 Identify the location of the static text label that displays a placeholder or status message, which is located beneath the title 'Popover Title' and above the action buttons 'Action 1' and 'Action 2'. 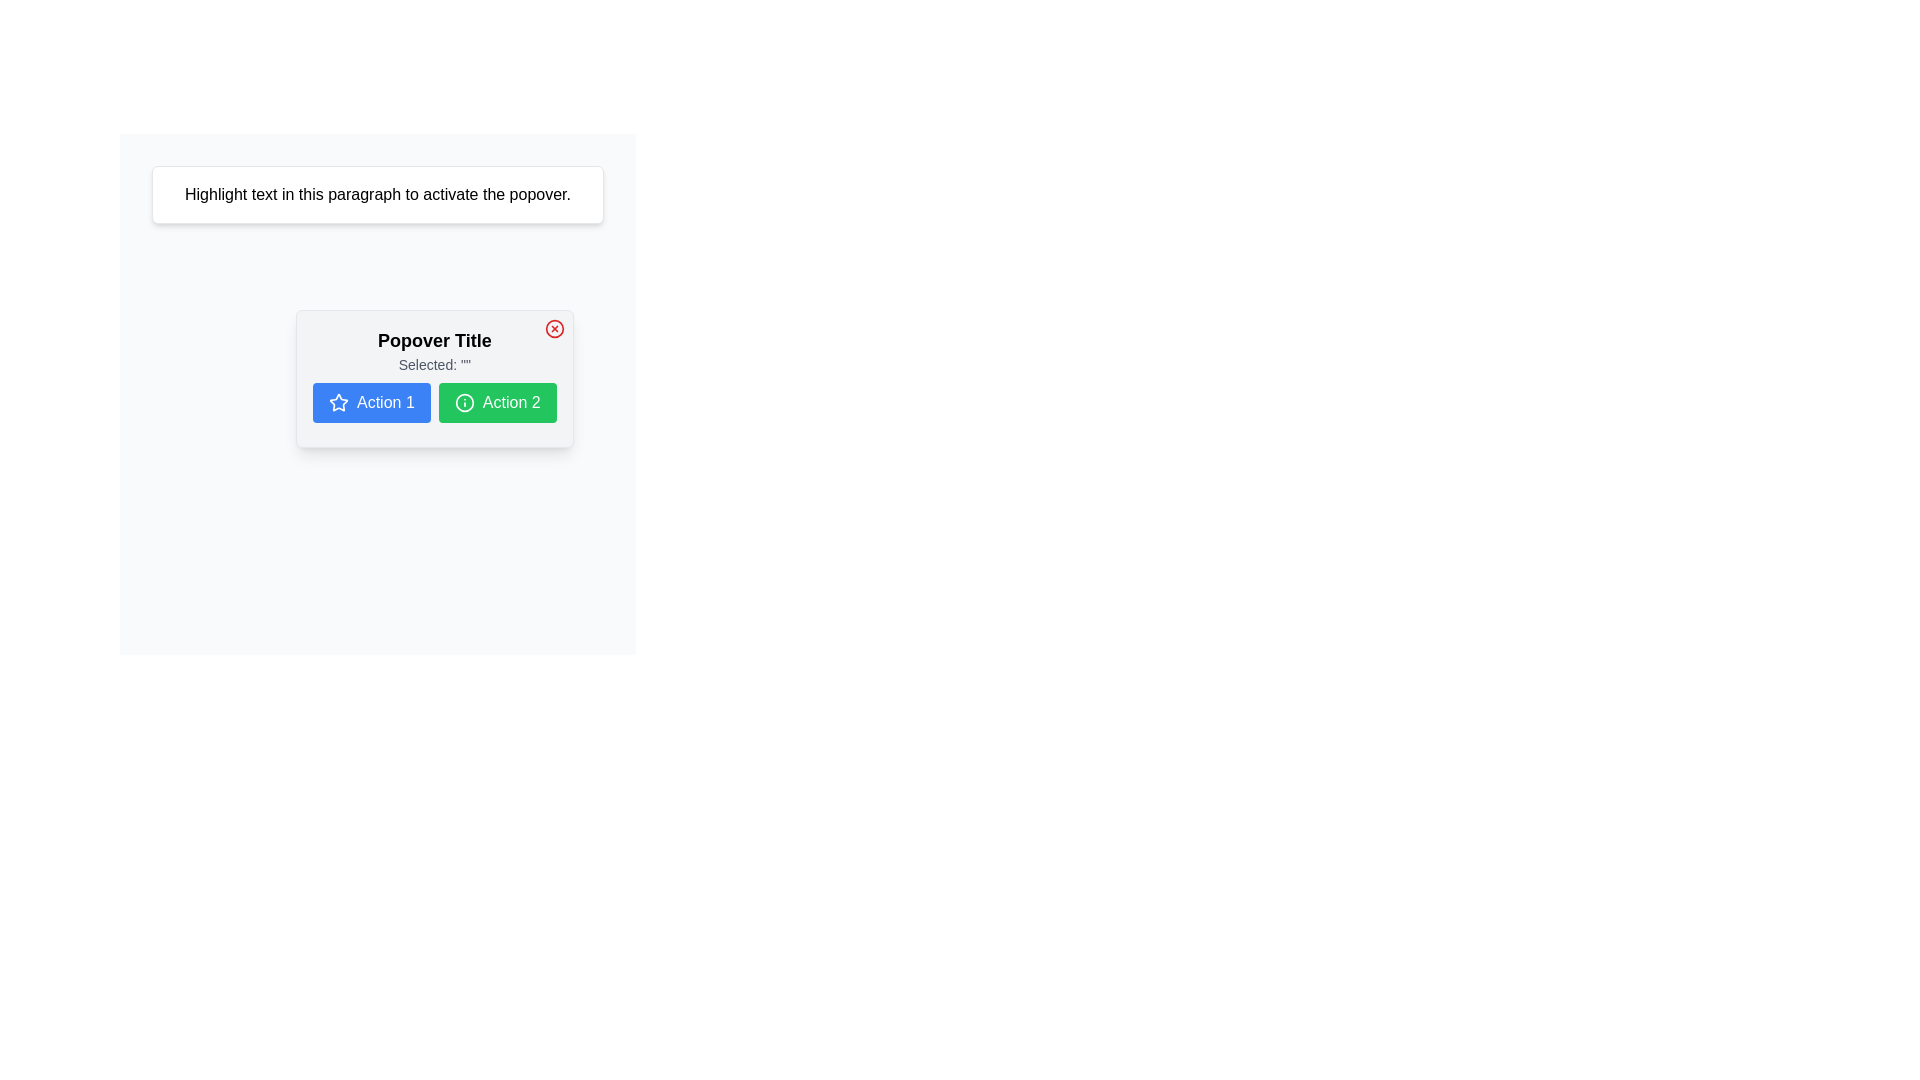
(433, 365).